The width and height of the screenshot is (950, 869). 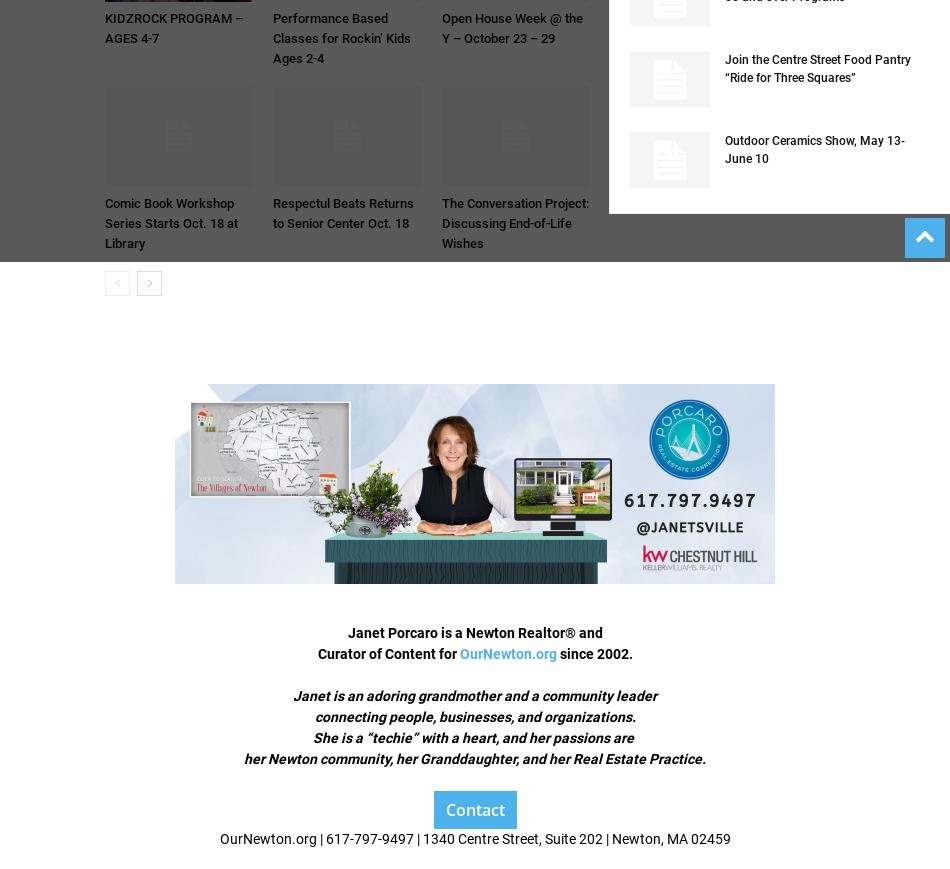 I want to click on 'Comic Book Workshop Series Starts Oct. 18 at Library', so click(x=171, y=222).